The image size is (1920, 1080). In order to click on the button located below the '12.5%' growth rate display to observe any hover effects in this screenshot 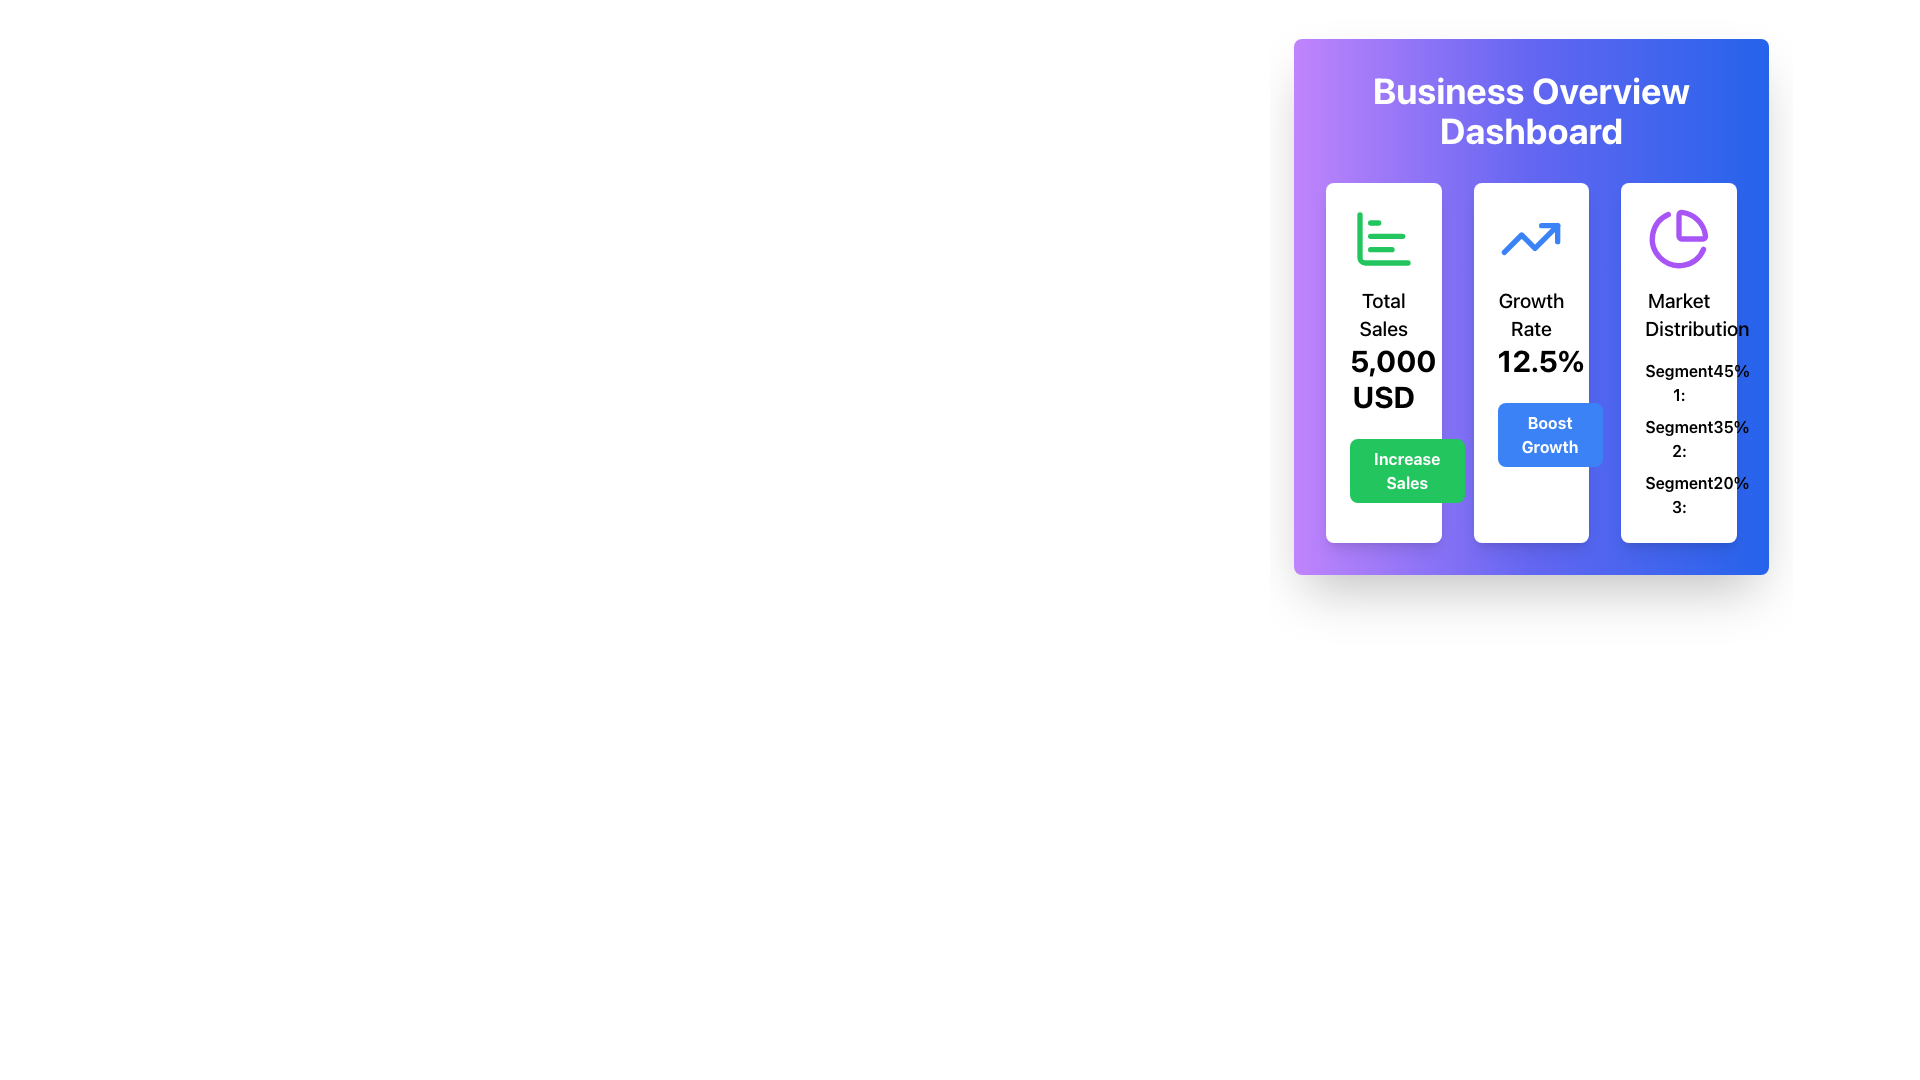, I will do `click(1549, 434)`.